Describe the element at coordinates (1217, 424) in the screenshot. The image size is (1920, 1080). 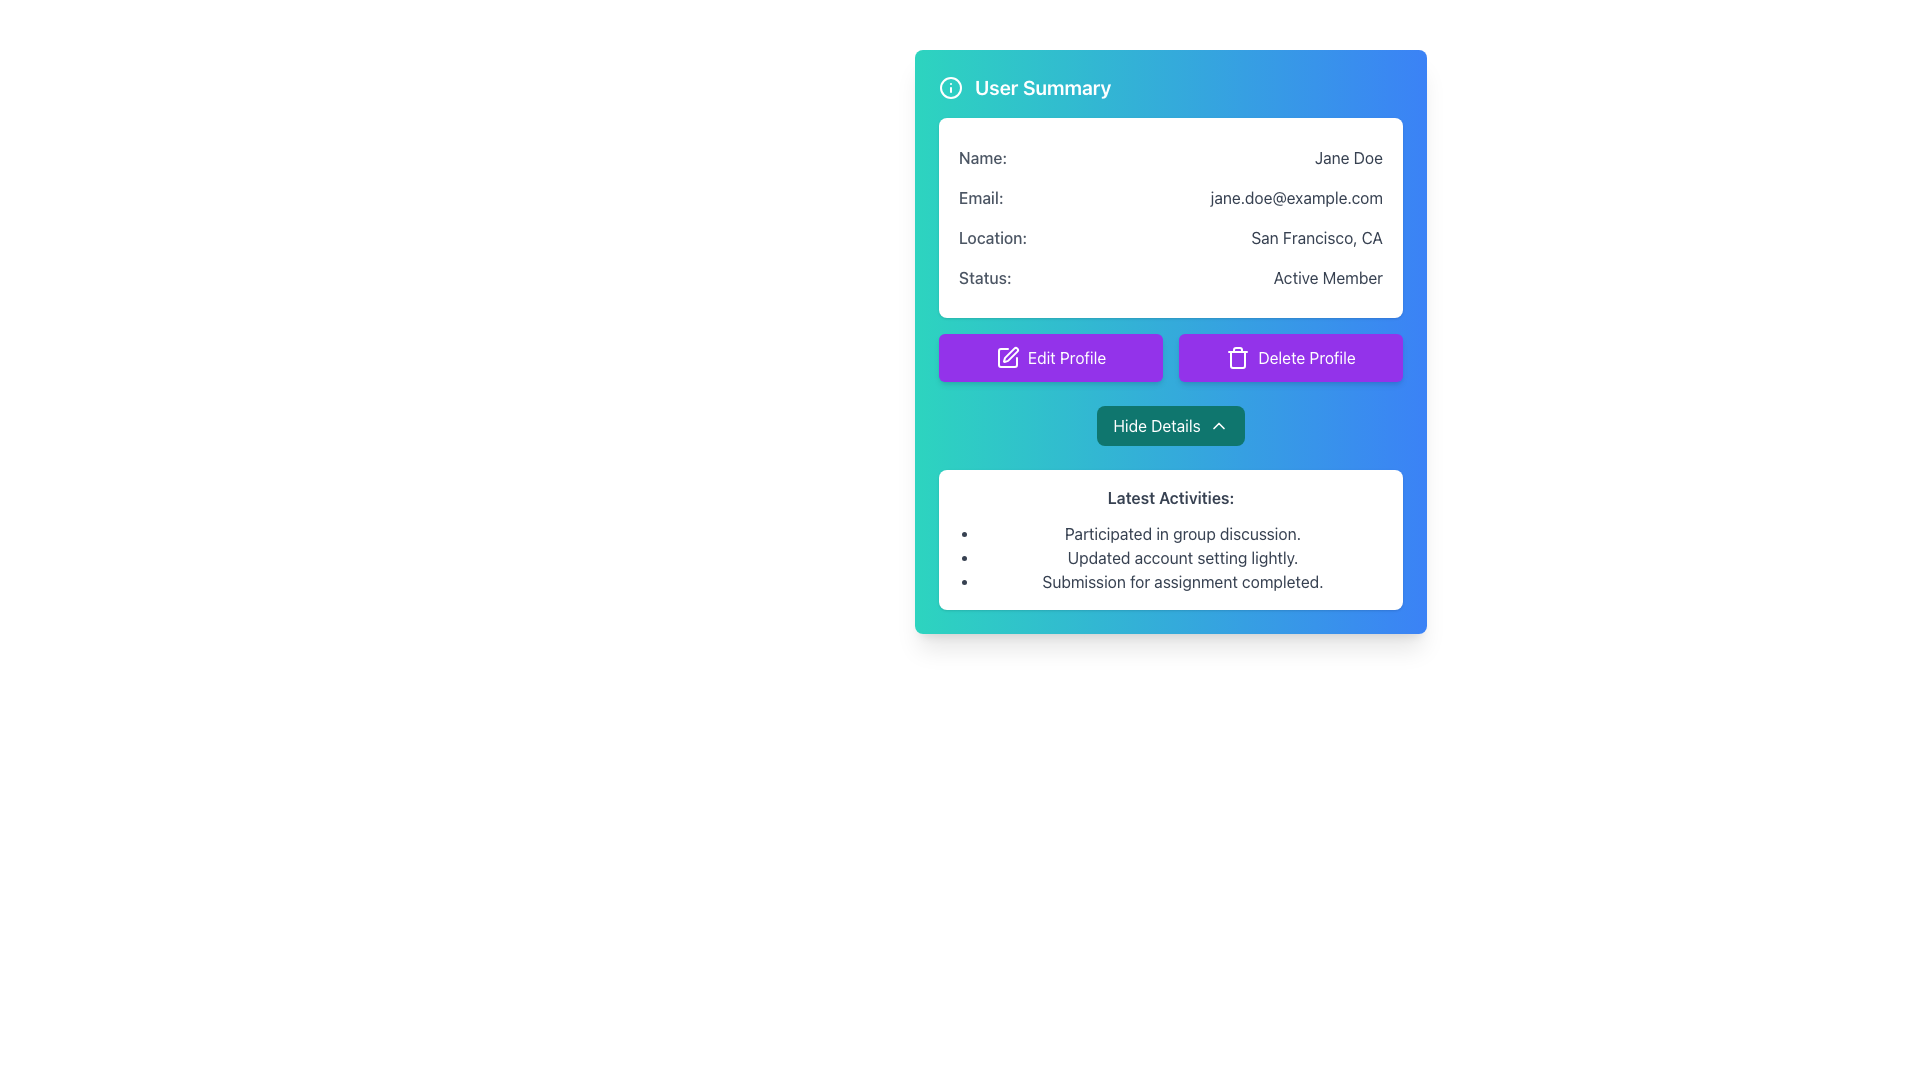
I see `the upward arrow icon inside the 'Hide Details' button, which indicates that the button is active and will collapse the details section` at that location.